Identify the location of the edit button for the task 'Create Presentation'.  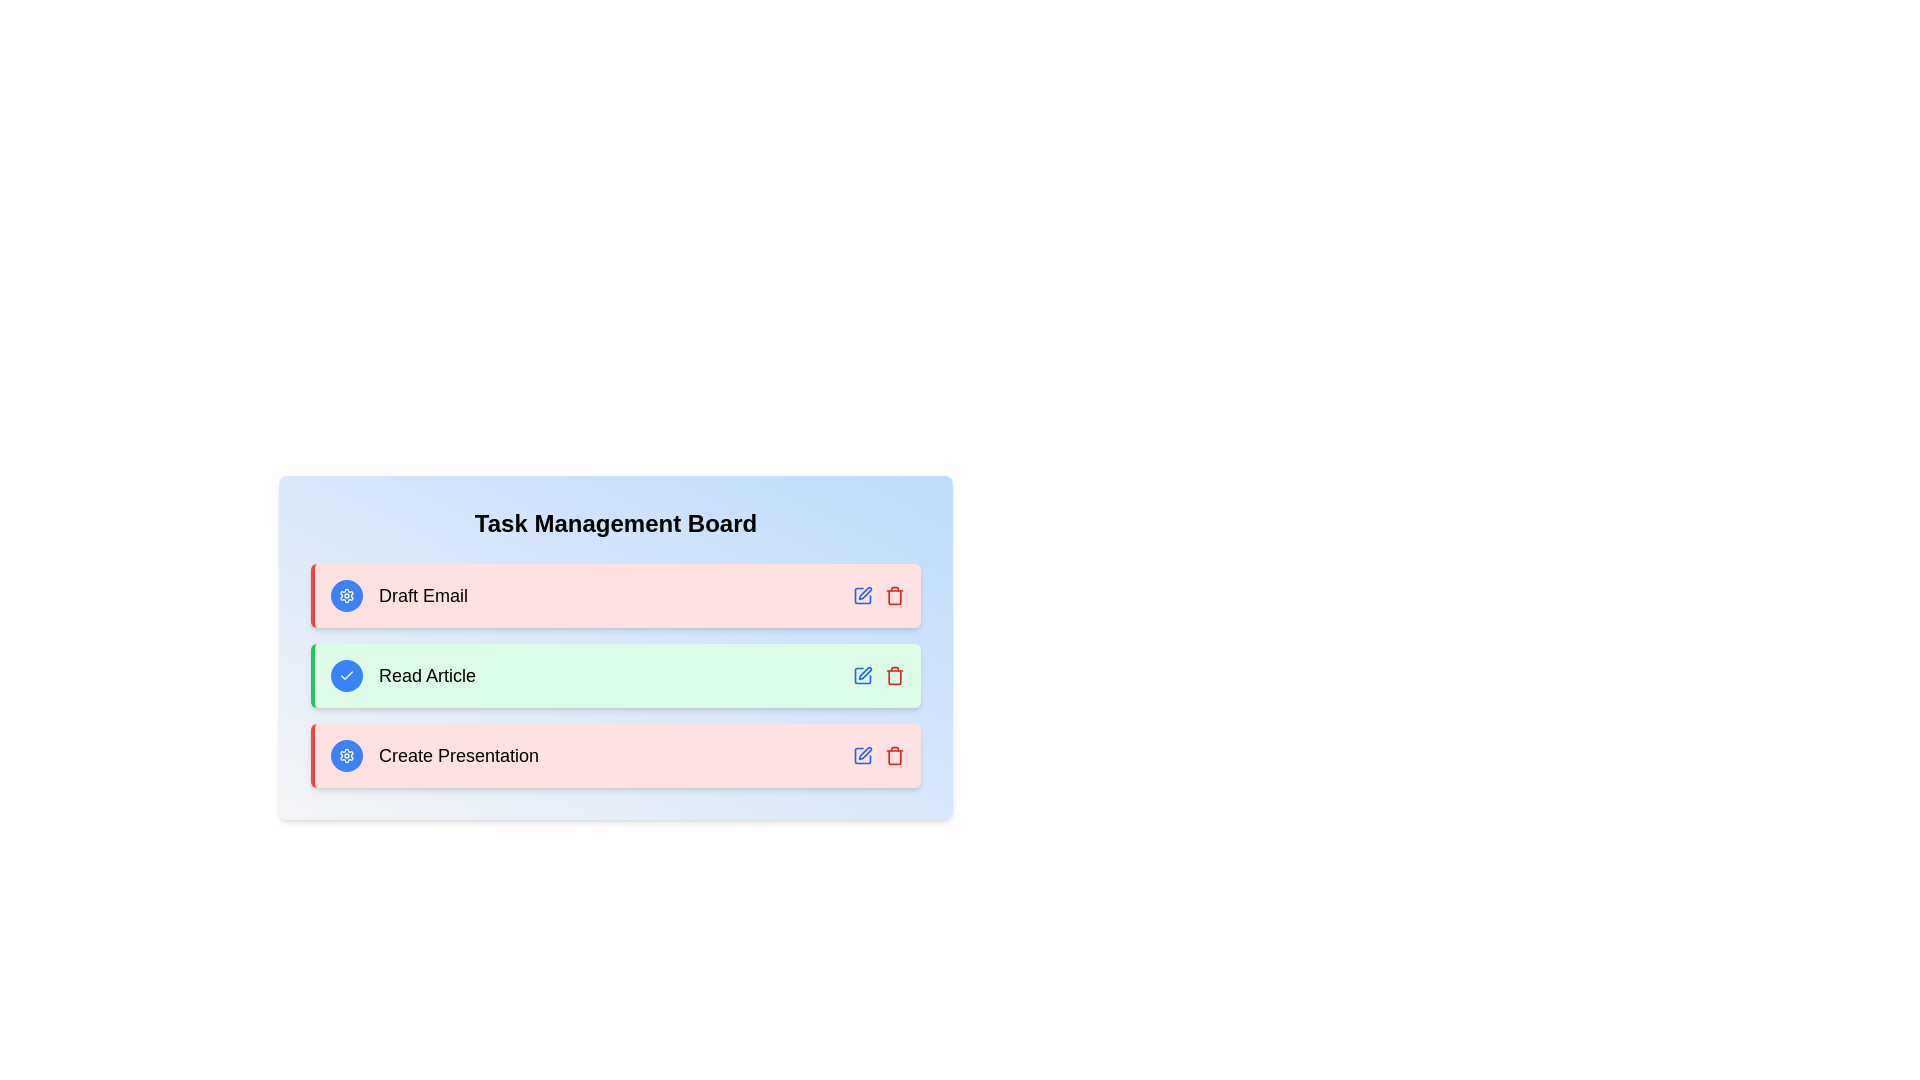
(863, 756).